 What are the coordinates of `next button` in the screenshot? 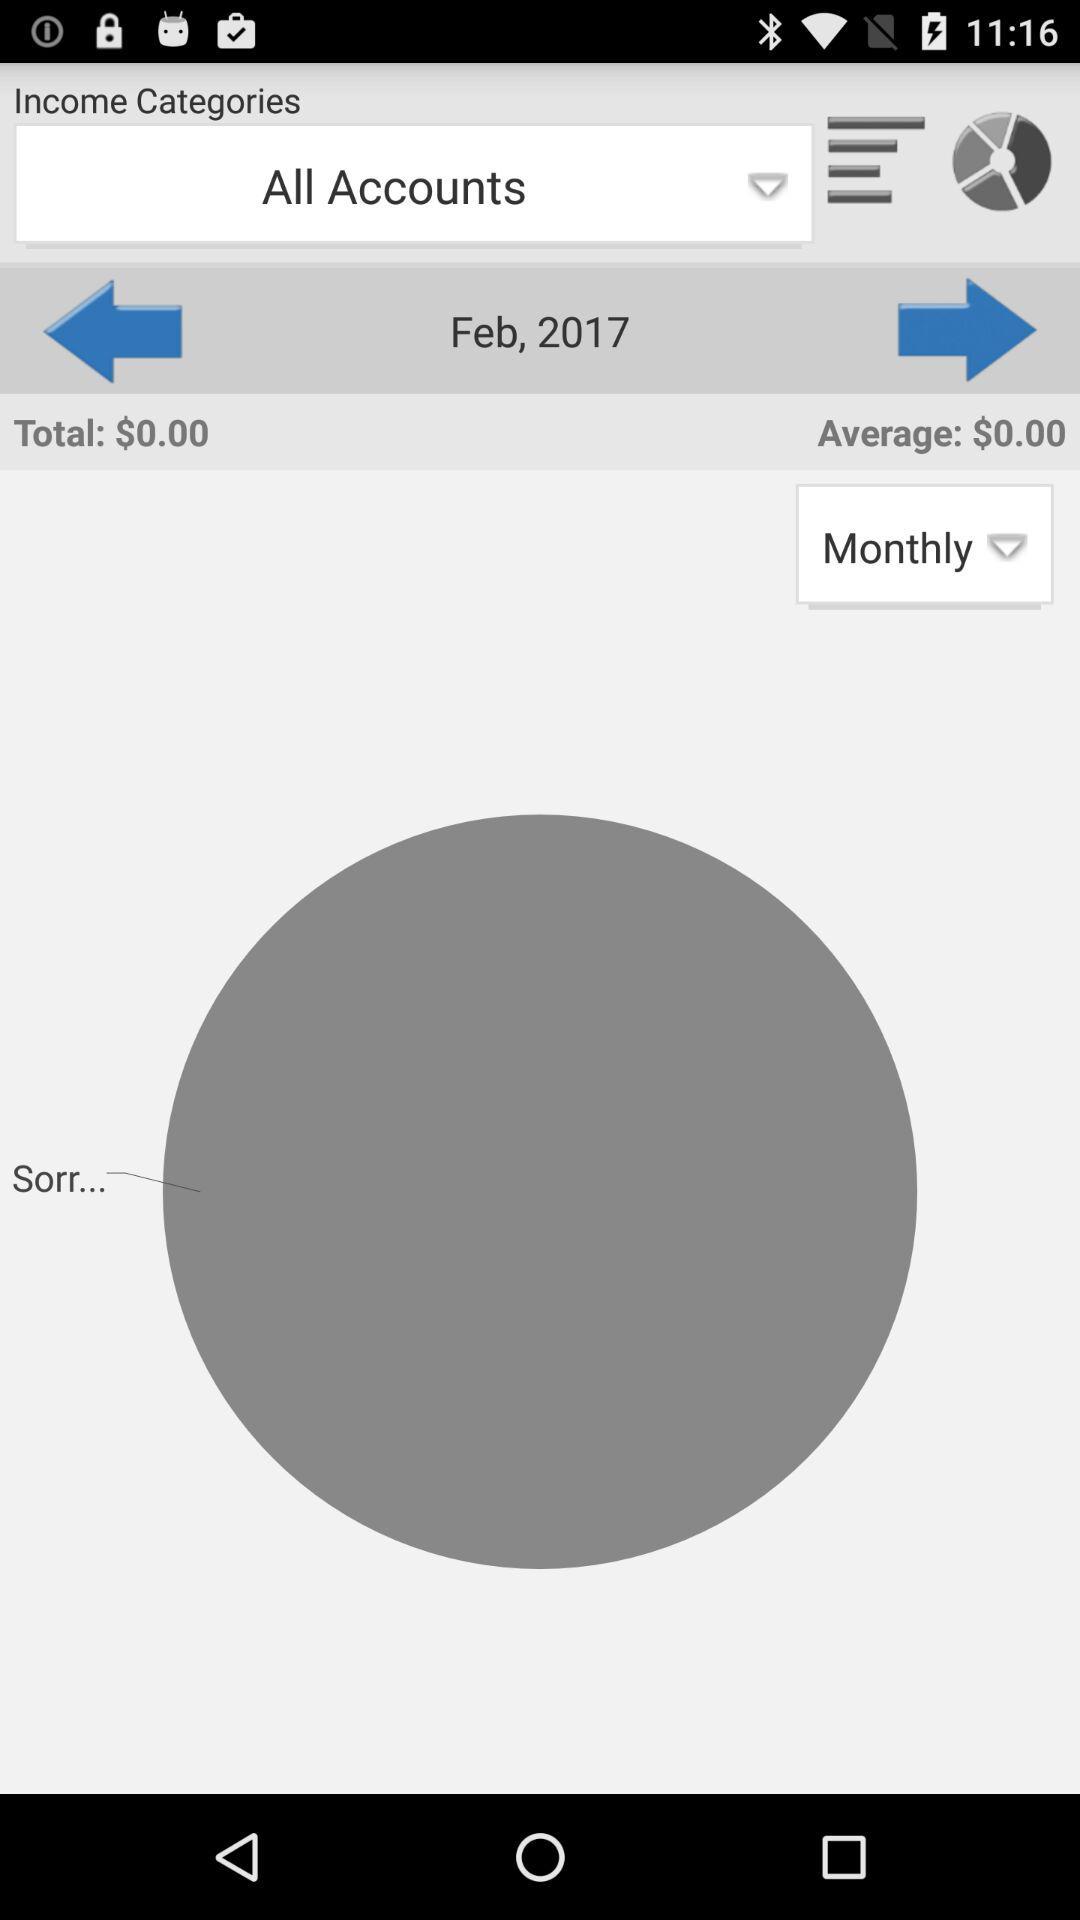 It's located at (968, 330).